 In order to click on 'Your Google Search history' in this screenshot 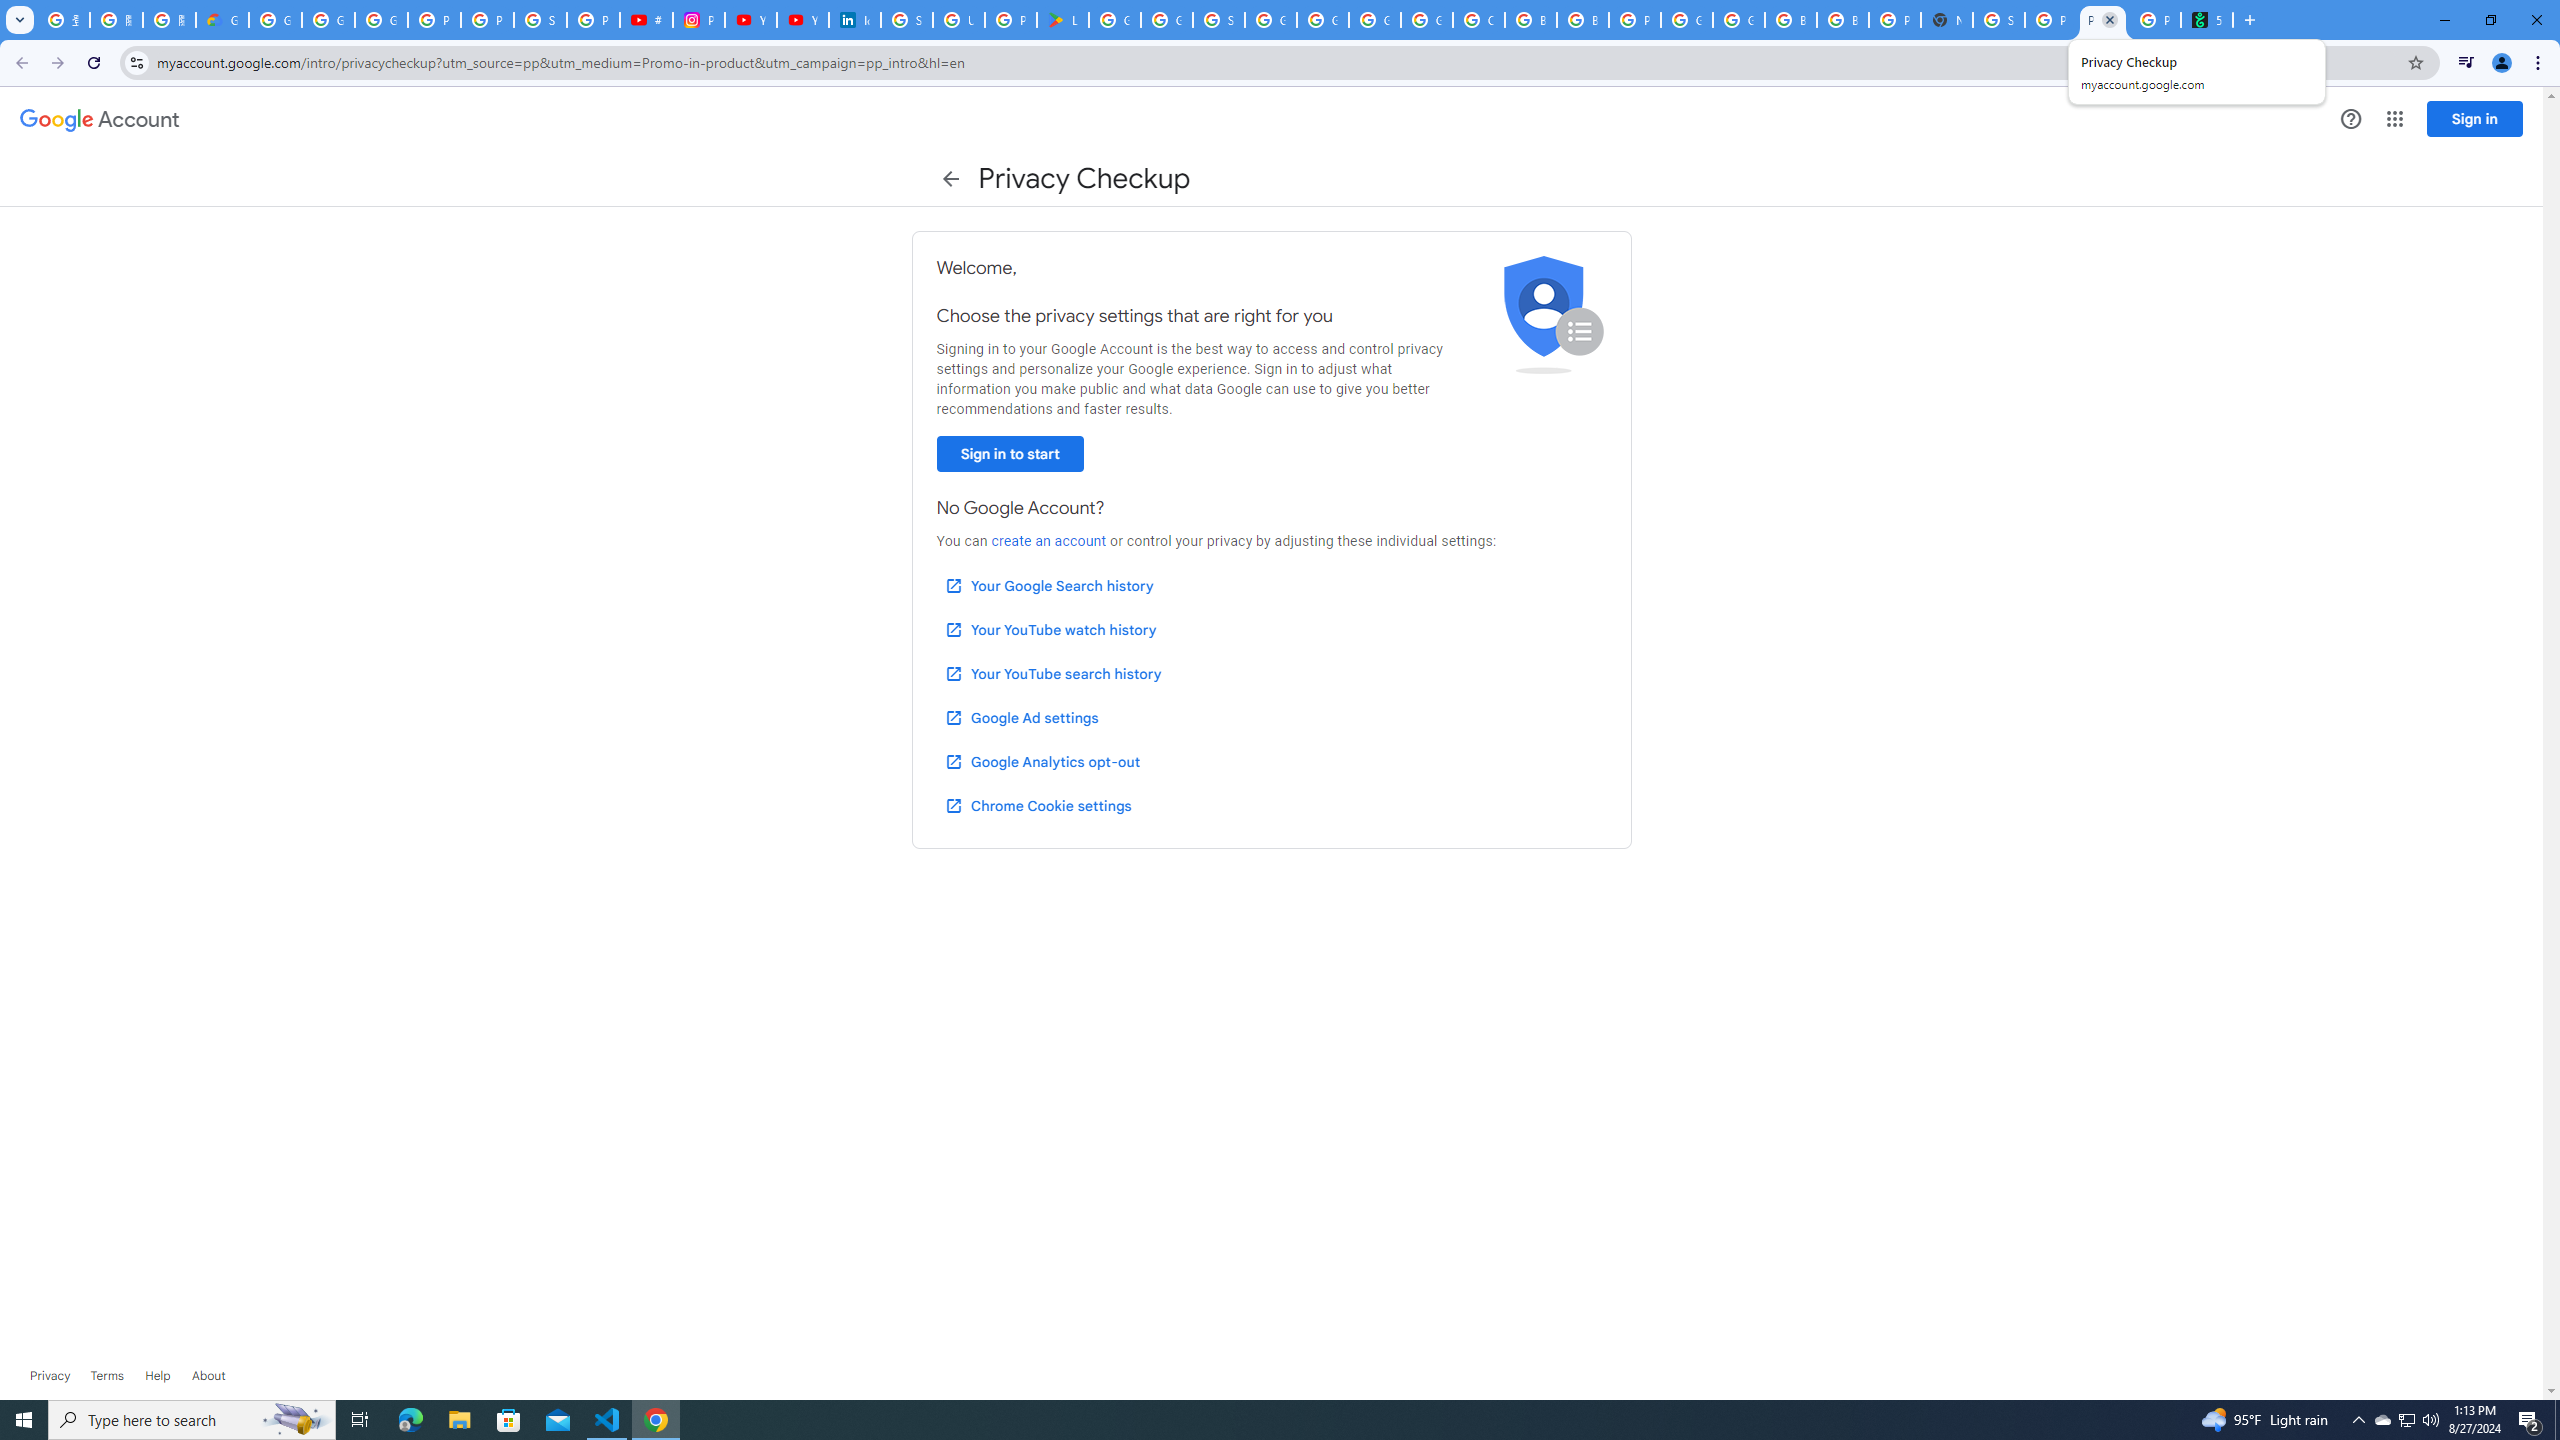, I will do `click(1048, 585)`.